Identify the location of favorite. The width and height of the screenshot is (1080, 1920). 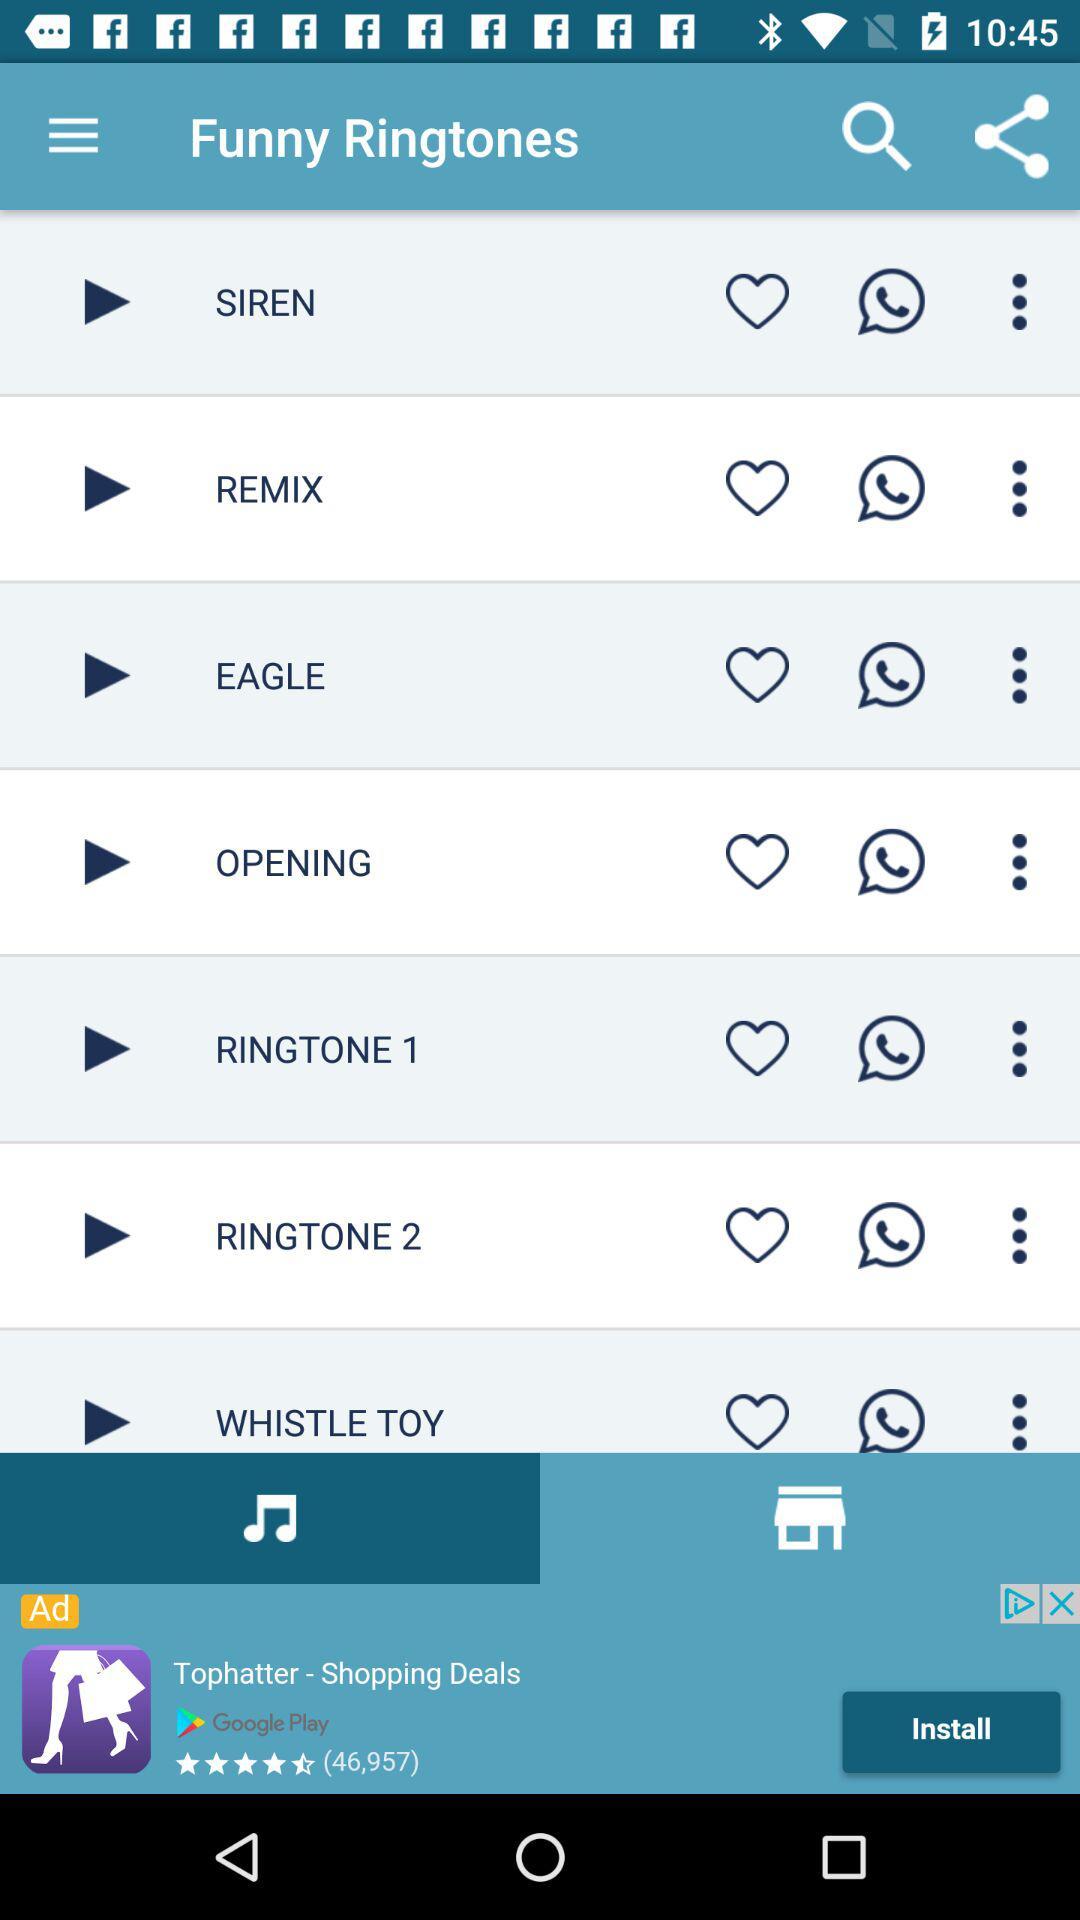
(757, 488).